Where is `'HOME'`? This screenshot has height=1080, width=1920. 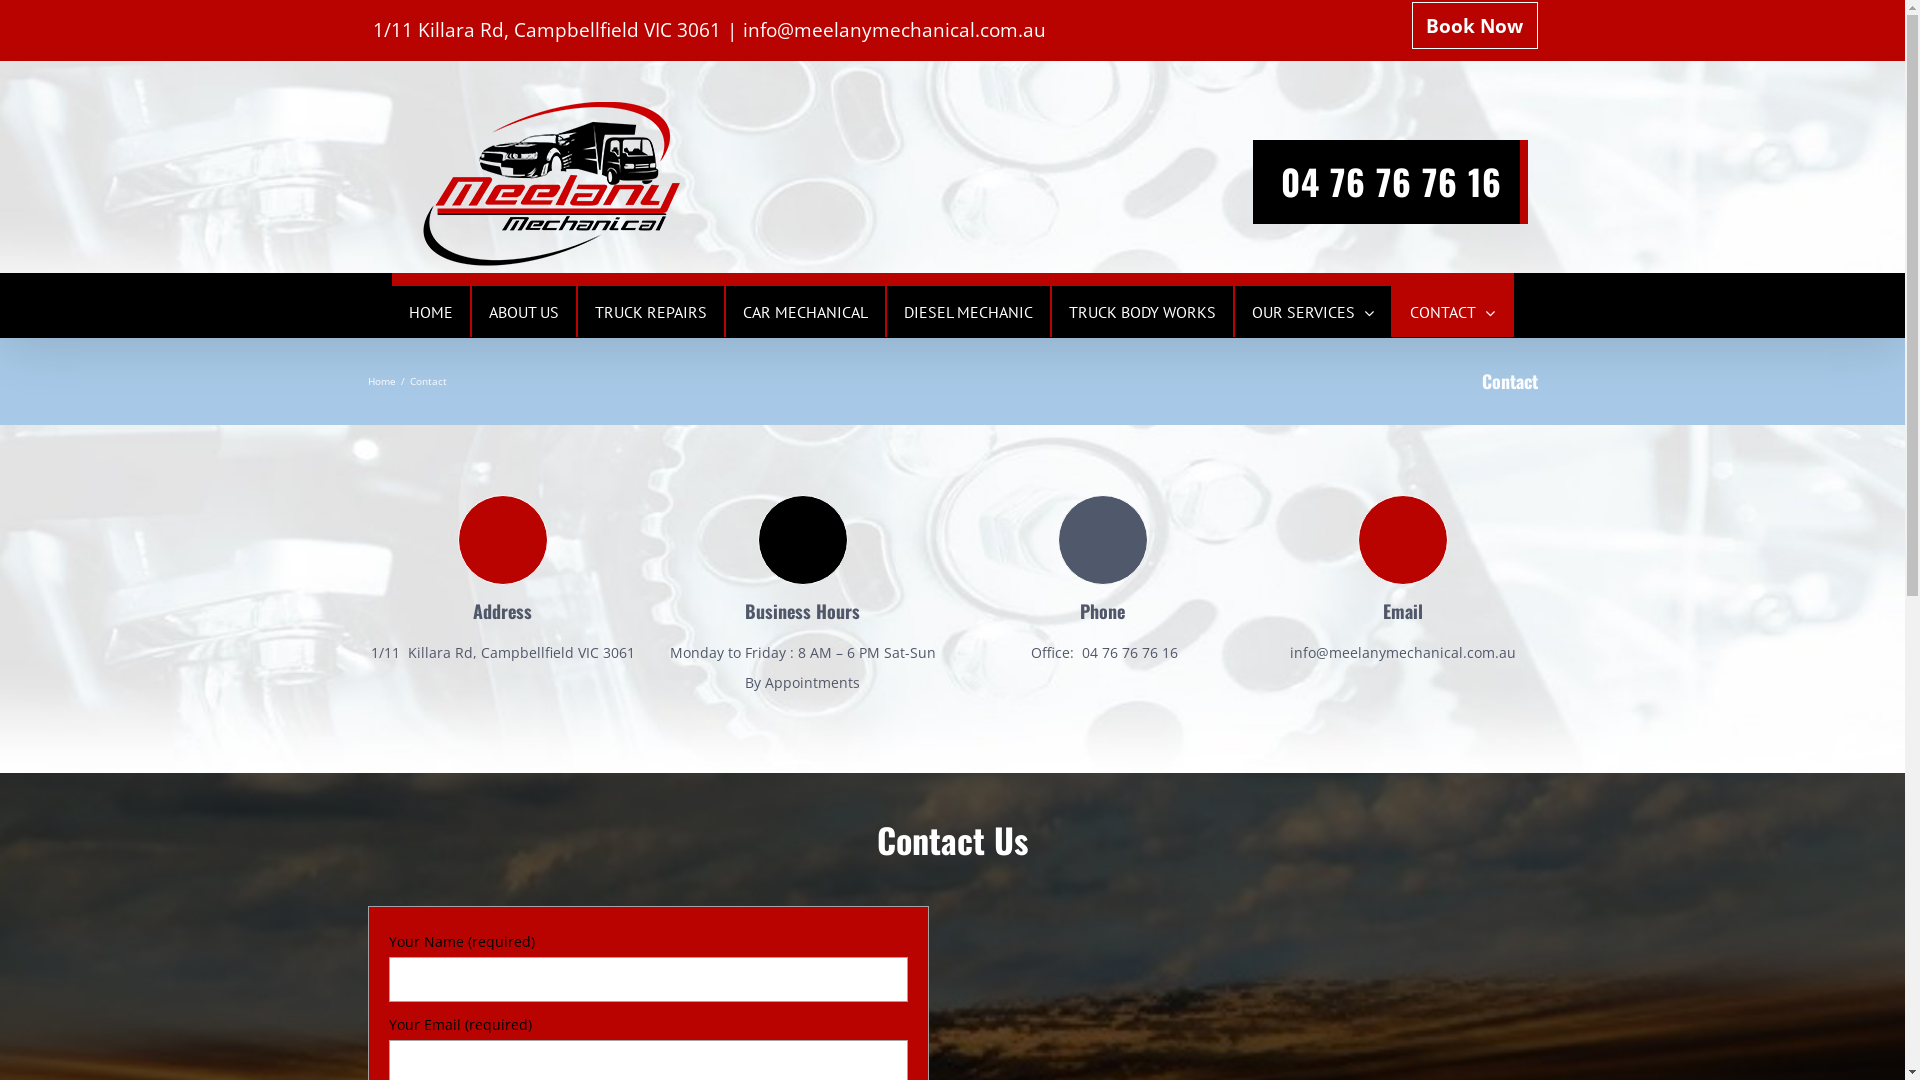
'HOME' is located at coordinates (407, 311).